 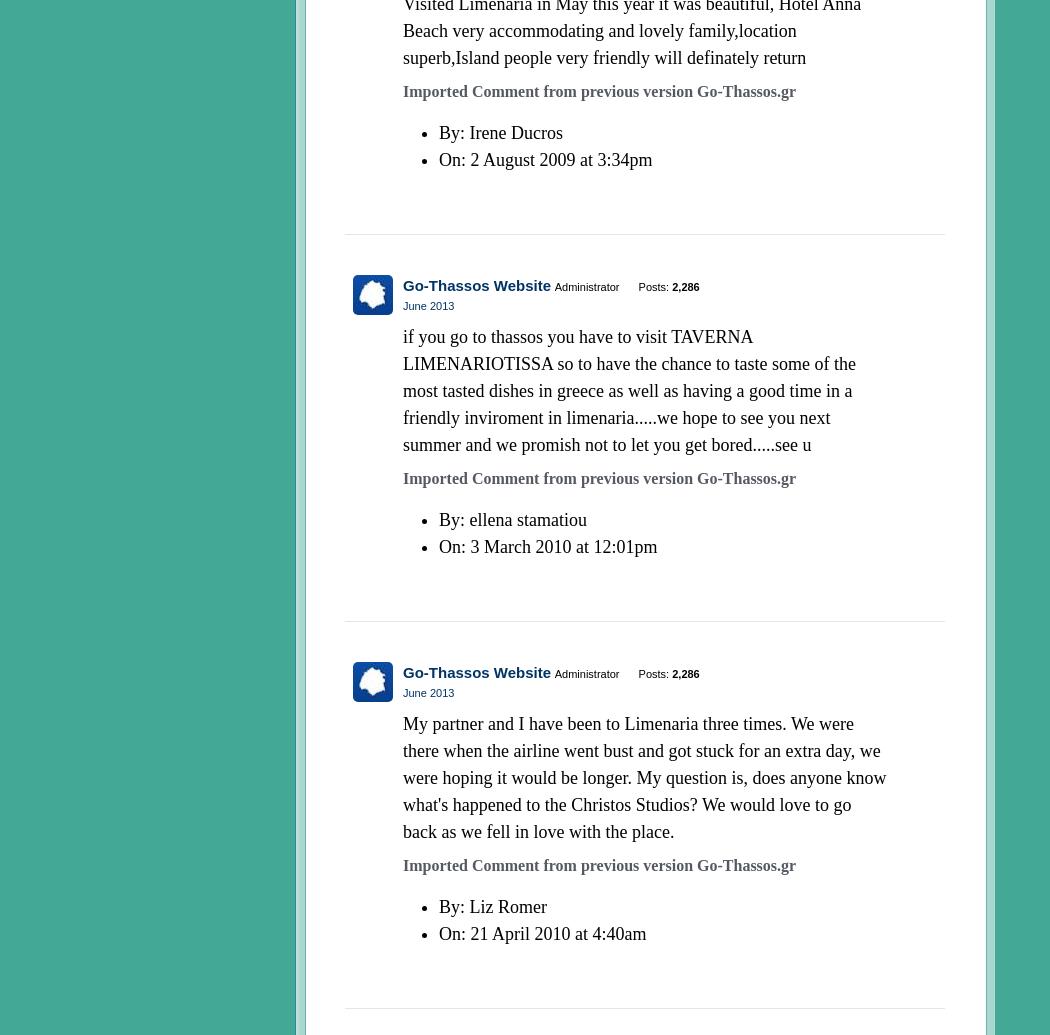 What do you see at coordinates (510, 132) in the screenshot?
I see `': Irene Ducros'` at bounding box center [510, 132].